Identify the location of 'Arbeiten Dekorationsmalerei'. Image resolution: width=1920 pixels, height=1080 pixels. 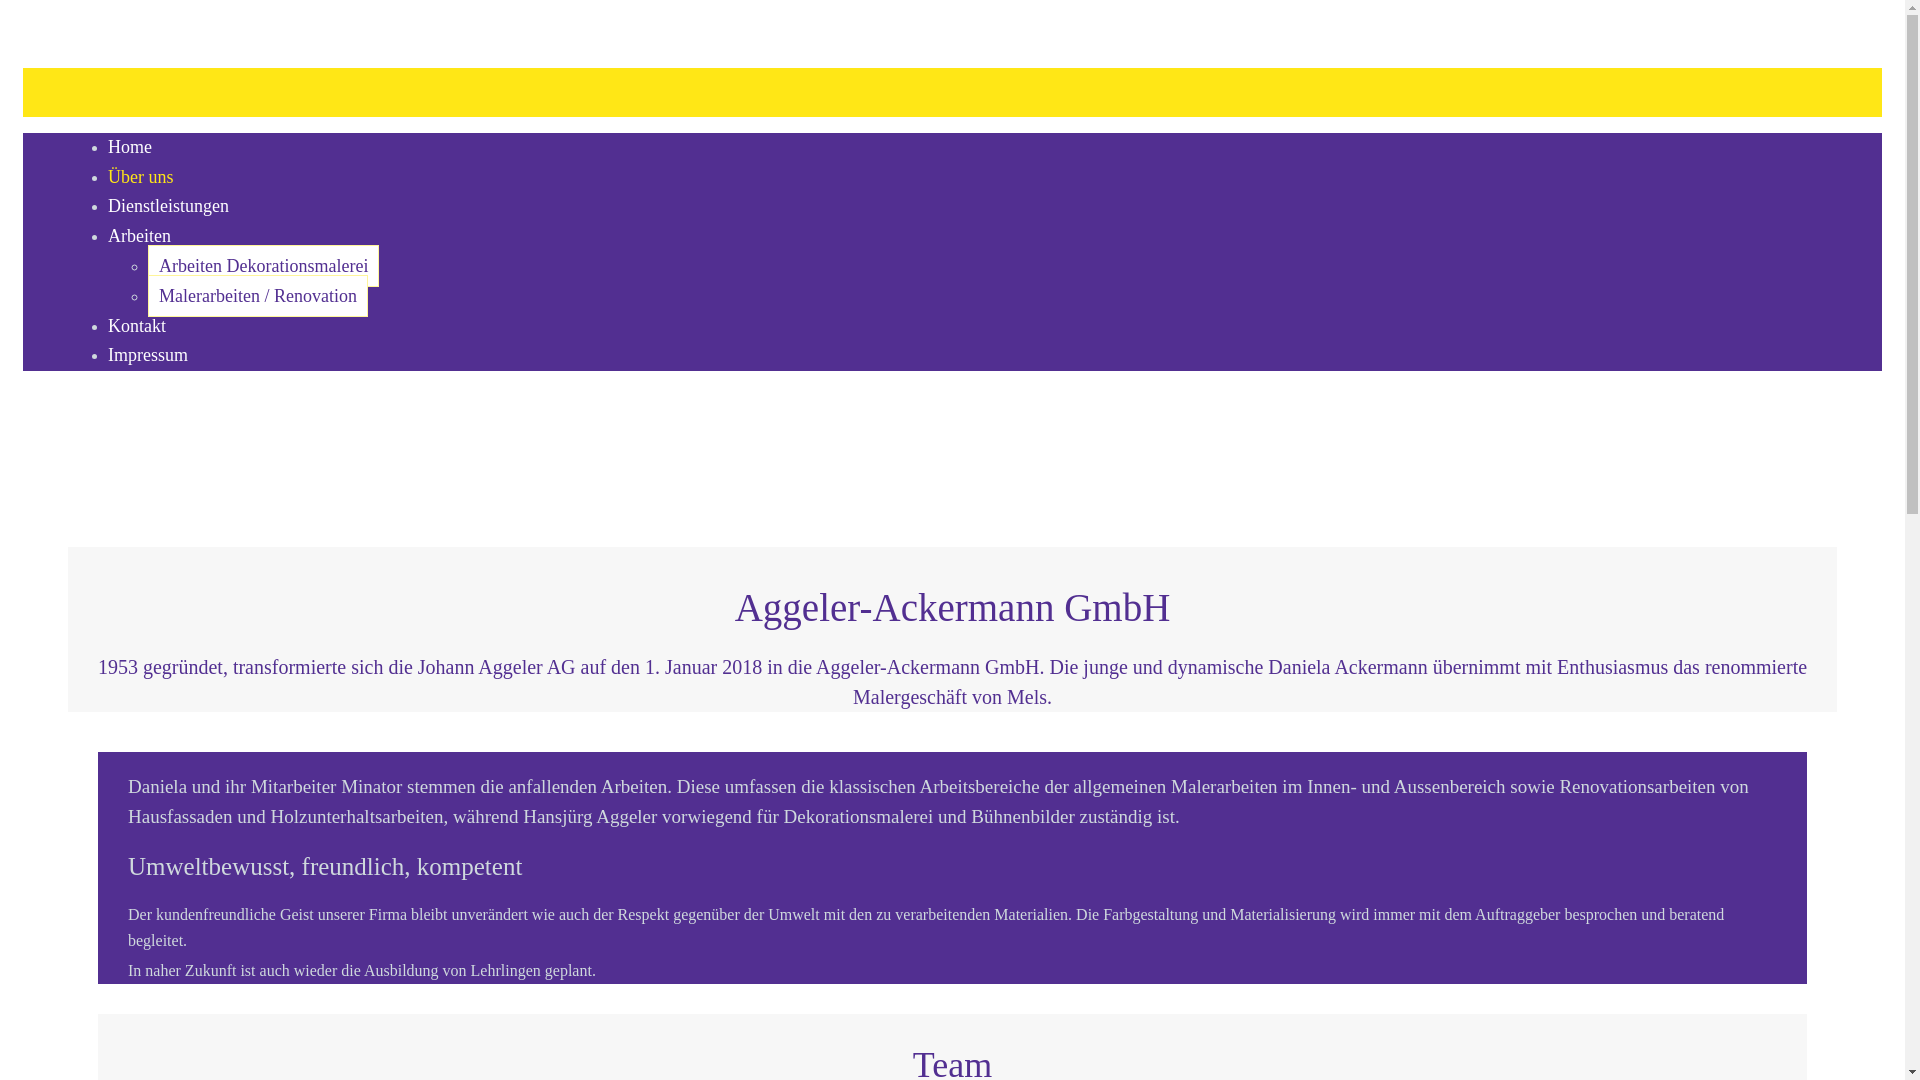
(147, 265).